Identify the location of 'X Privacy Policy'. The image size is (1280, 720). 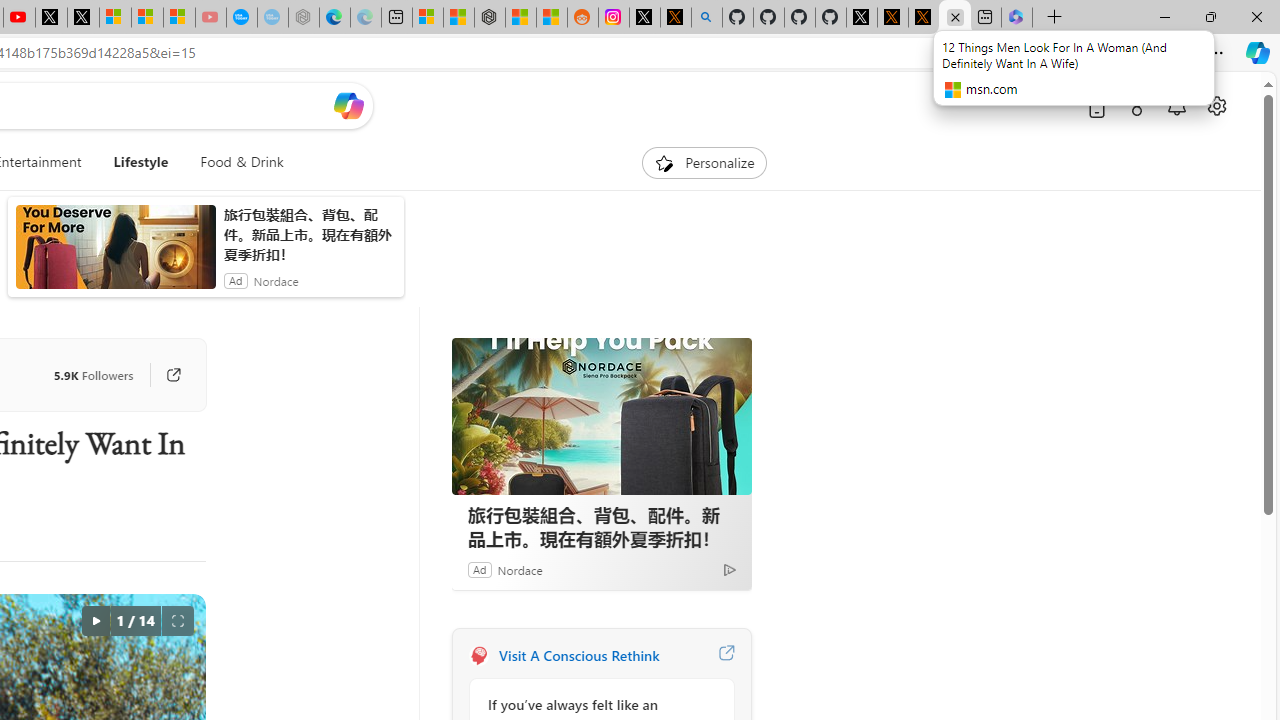
(923, 17).